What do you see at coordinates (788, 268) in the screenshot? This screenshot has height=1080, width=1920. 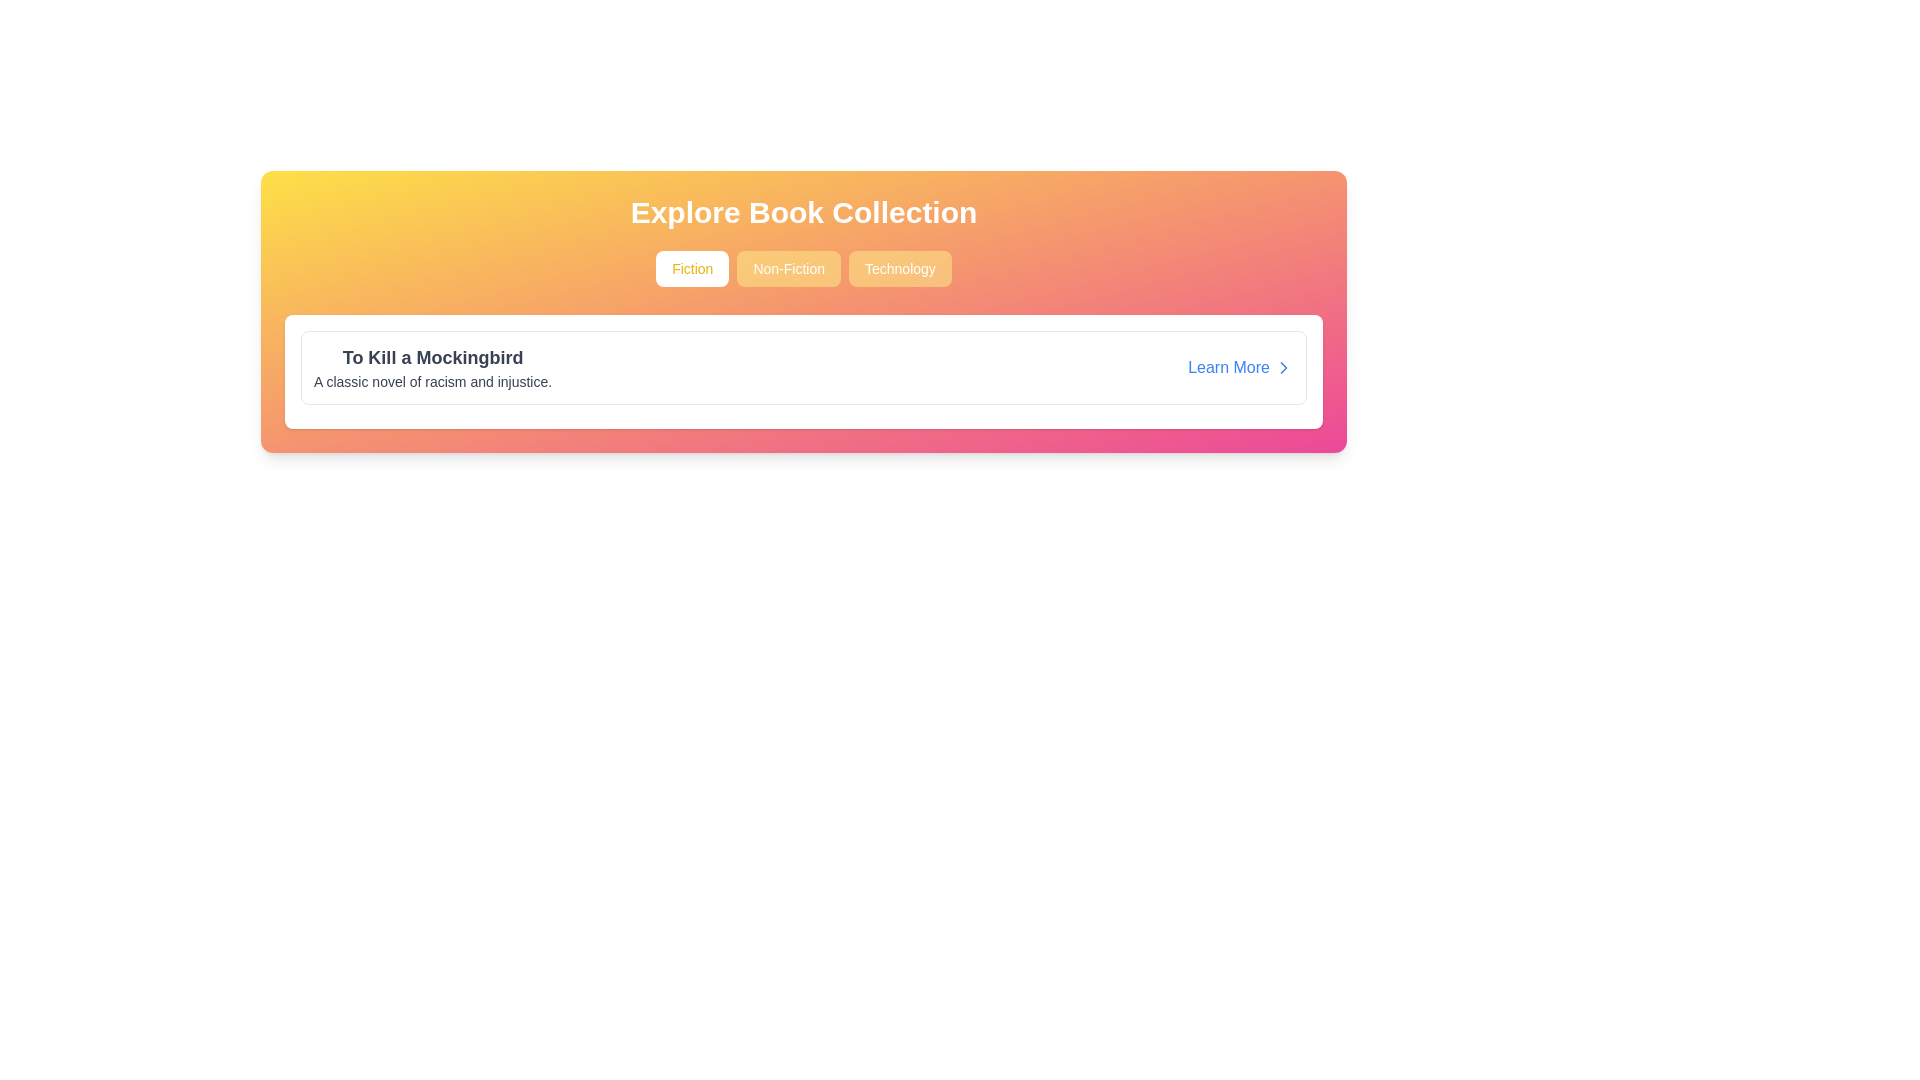 I see `the 'Non-Fiction' button, which is a rectangular button with rounded corners, light yellow-orange background, and white text, positioned between the 'Fiction' and 'Technology' buttons in the header region` at bounding box center [788, 268].